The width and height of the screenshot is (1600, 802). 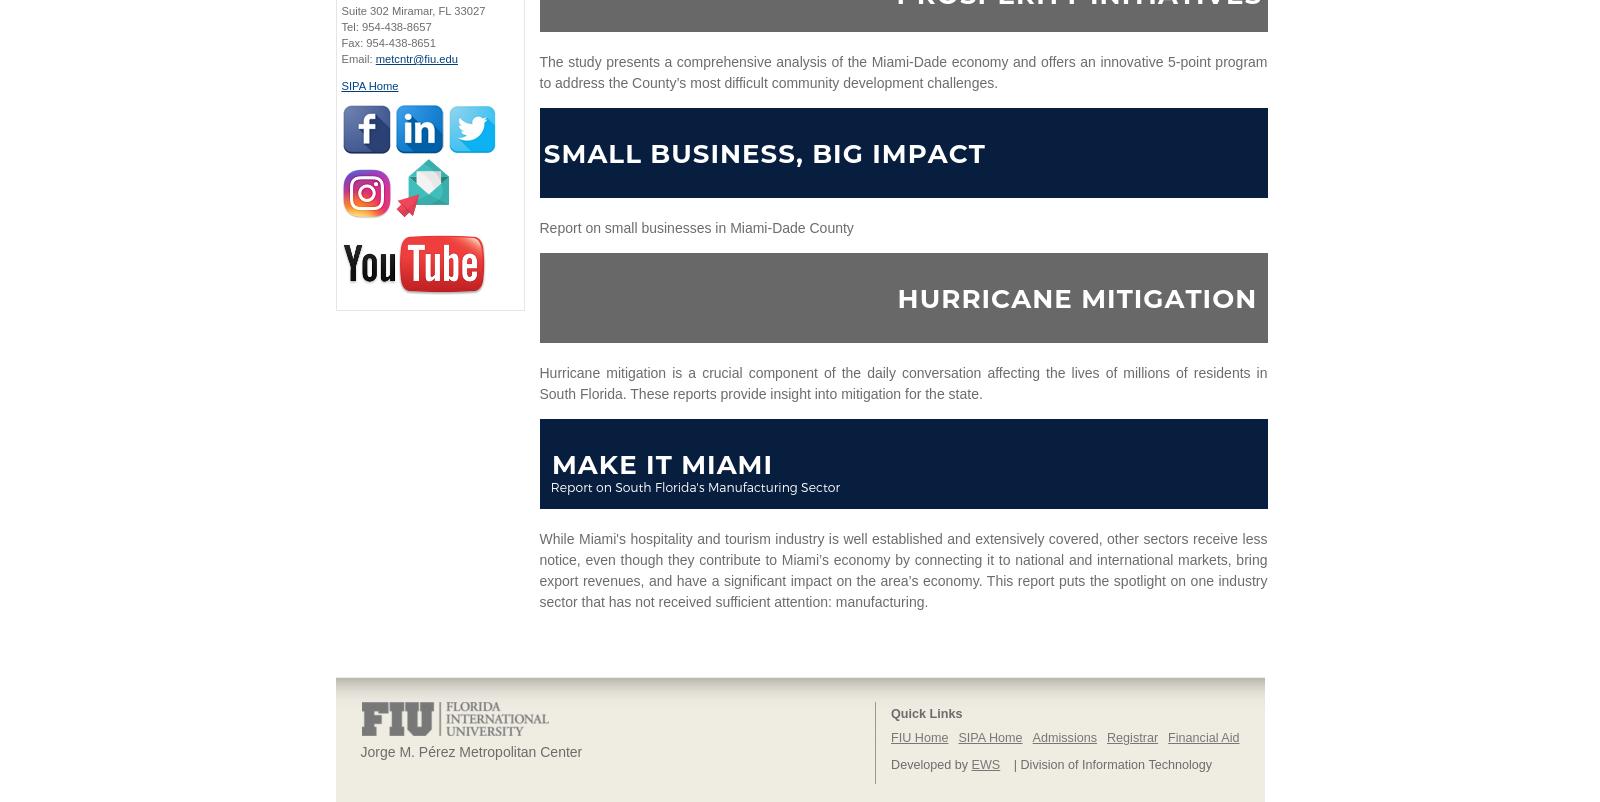 What do you see at coordinates (925, 713) in the screenshot?
I see `'Quick Links'` at bounding box center [925, 713].